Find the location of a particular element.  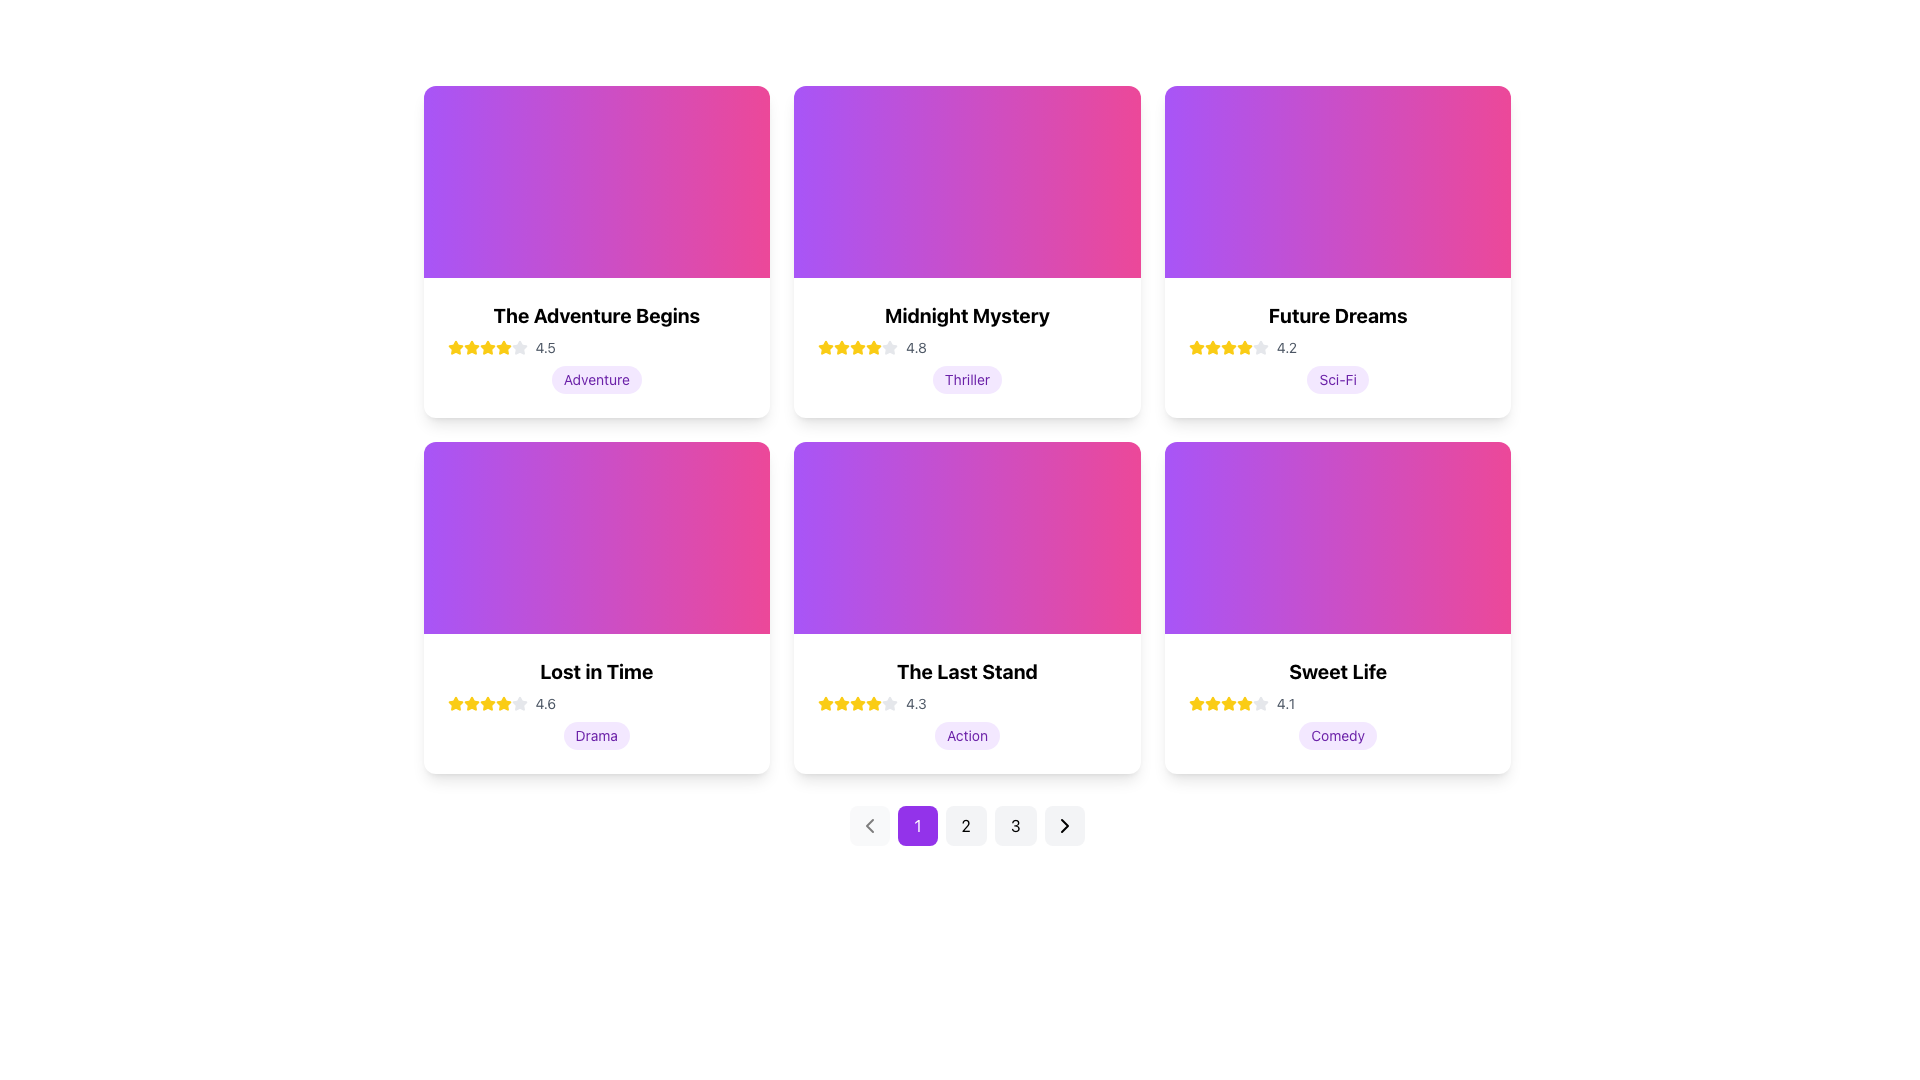

the fourth yellow star icon in the rating section of the 'Lost in Time' item by modifying the rating score is located at coordinates (487, 703).